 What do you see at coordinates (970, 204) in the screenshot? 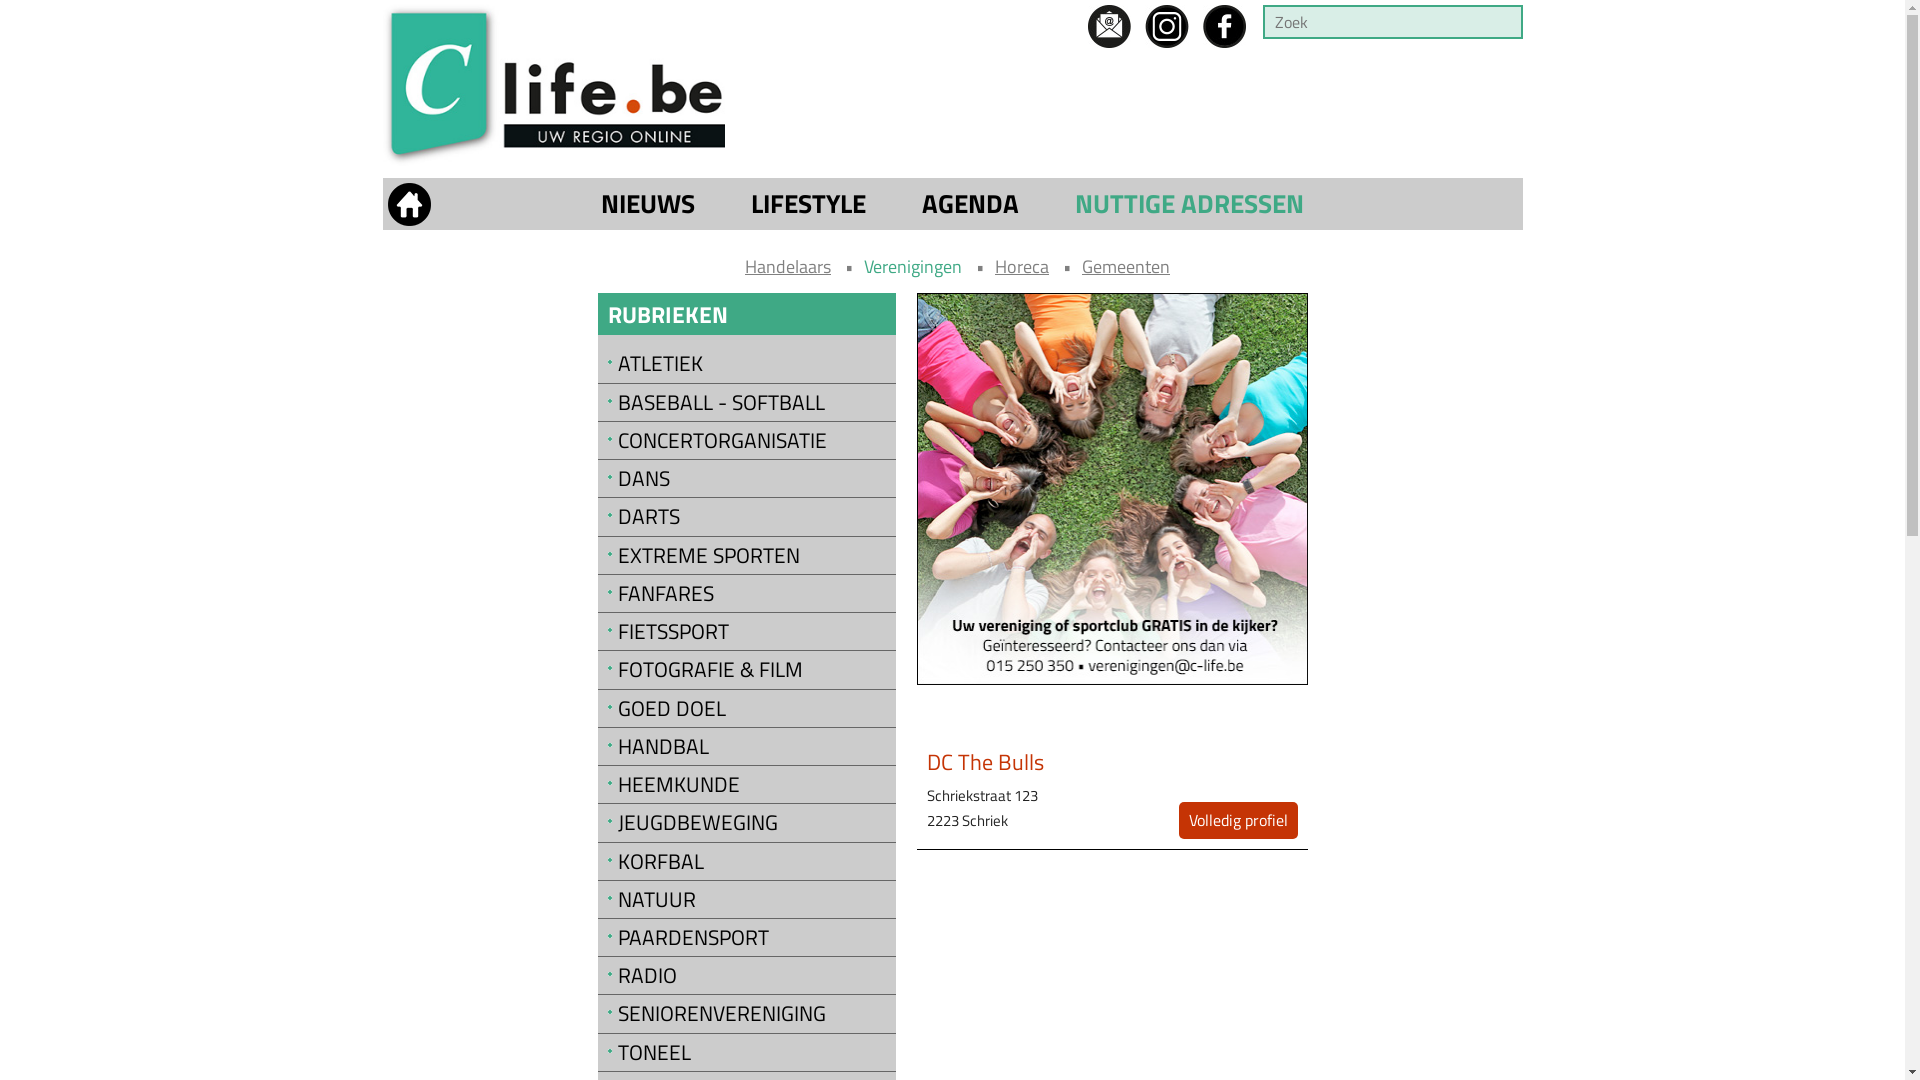
I see `'AGENDA'` at bounding box center [970, 204].